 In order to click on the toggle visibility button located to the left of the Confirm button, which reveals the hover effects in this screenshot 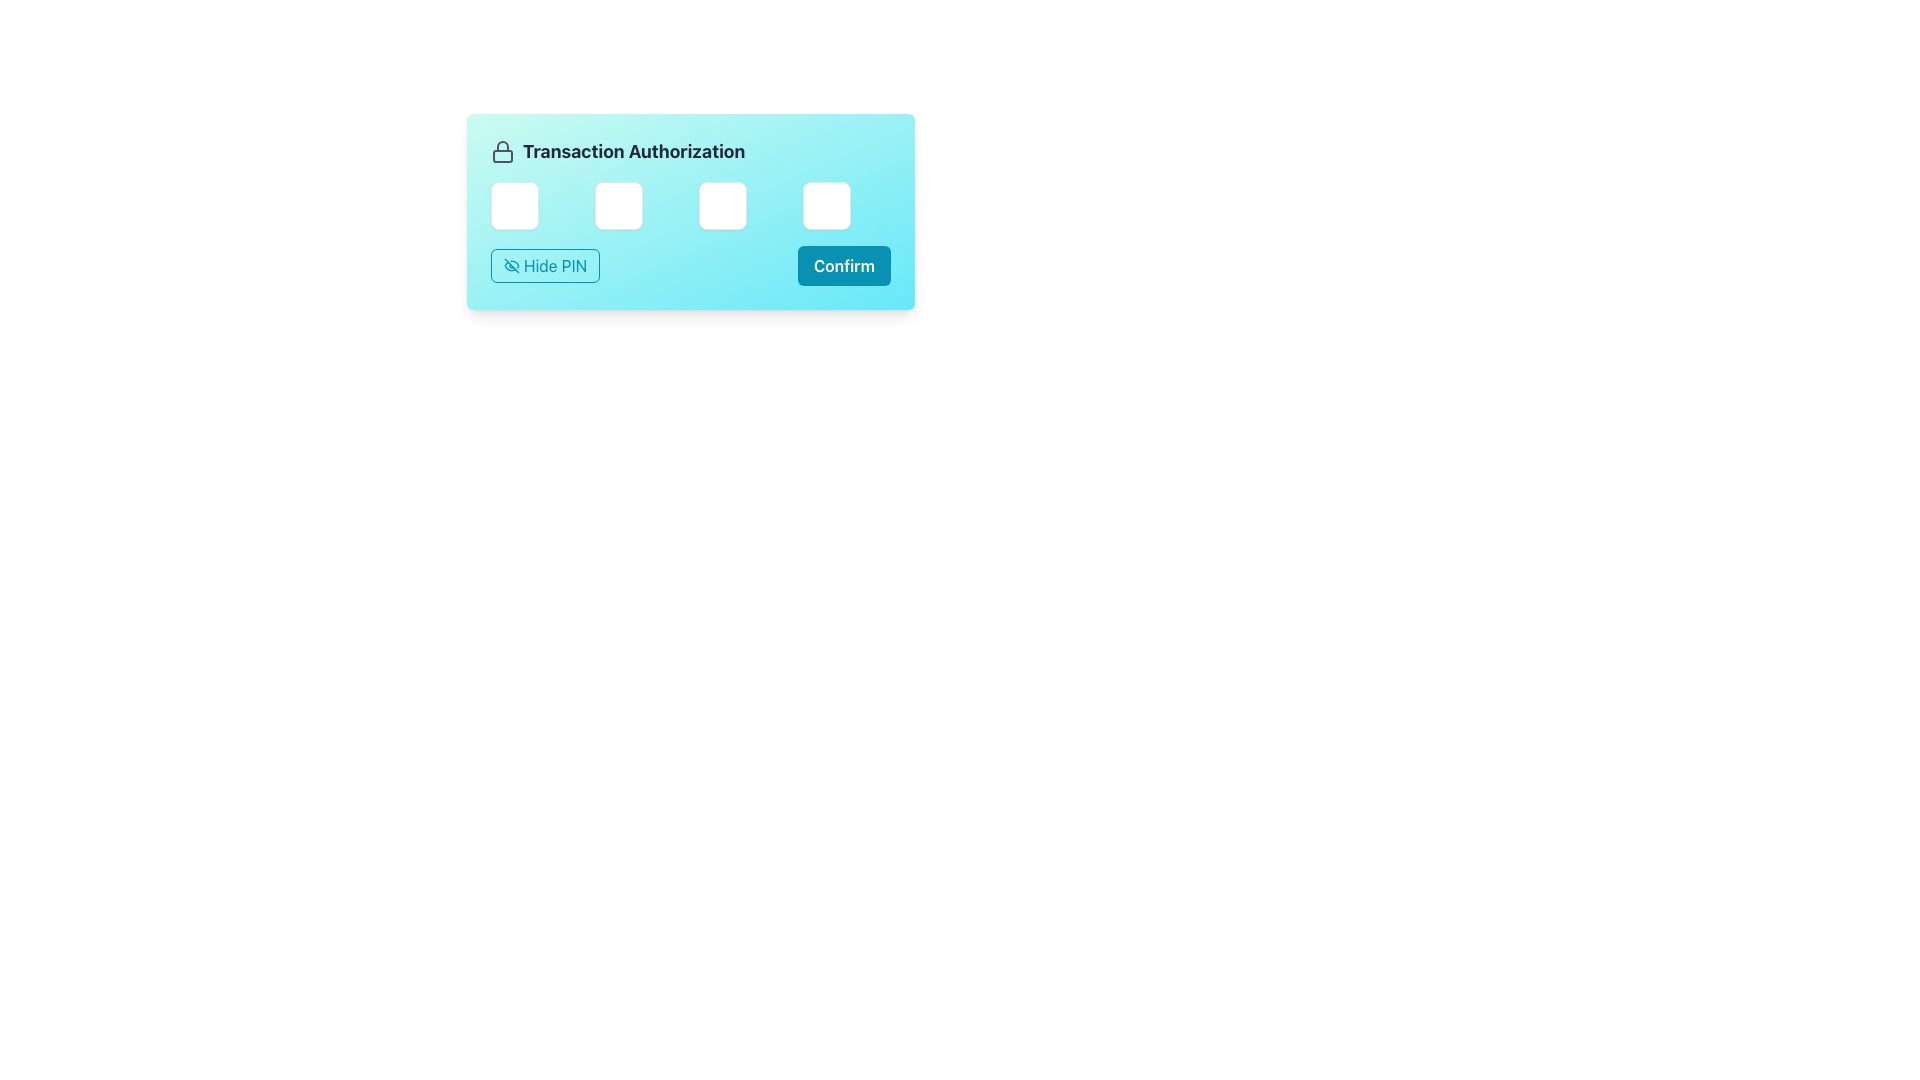, I will do `click(545, 265)`.